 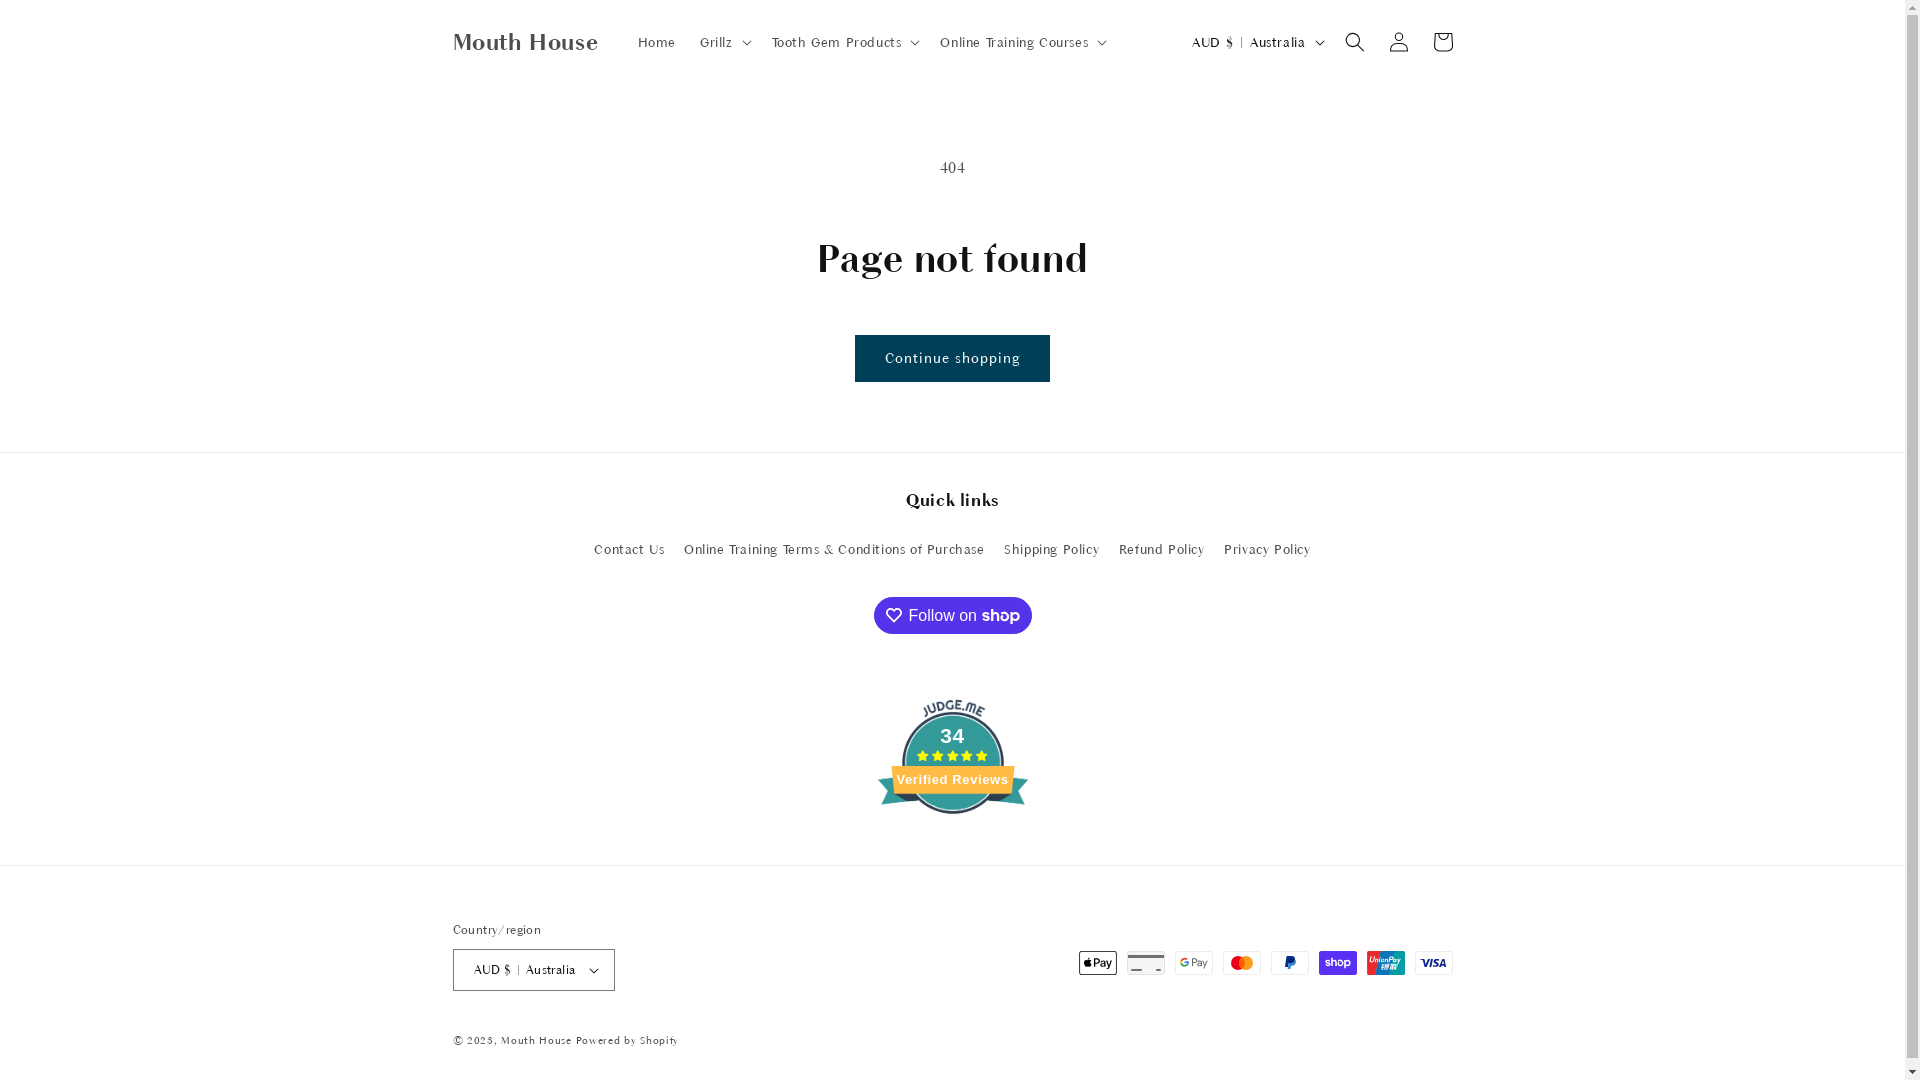 I want to click on 'Mouth House', so click(x=536, y=1039).